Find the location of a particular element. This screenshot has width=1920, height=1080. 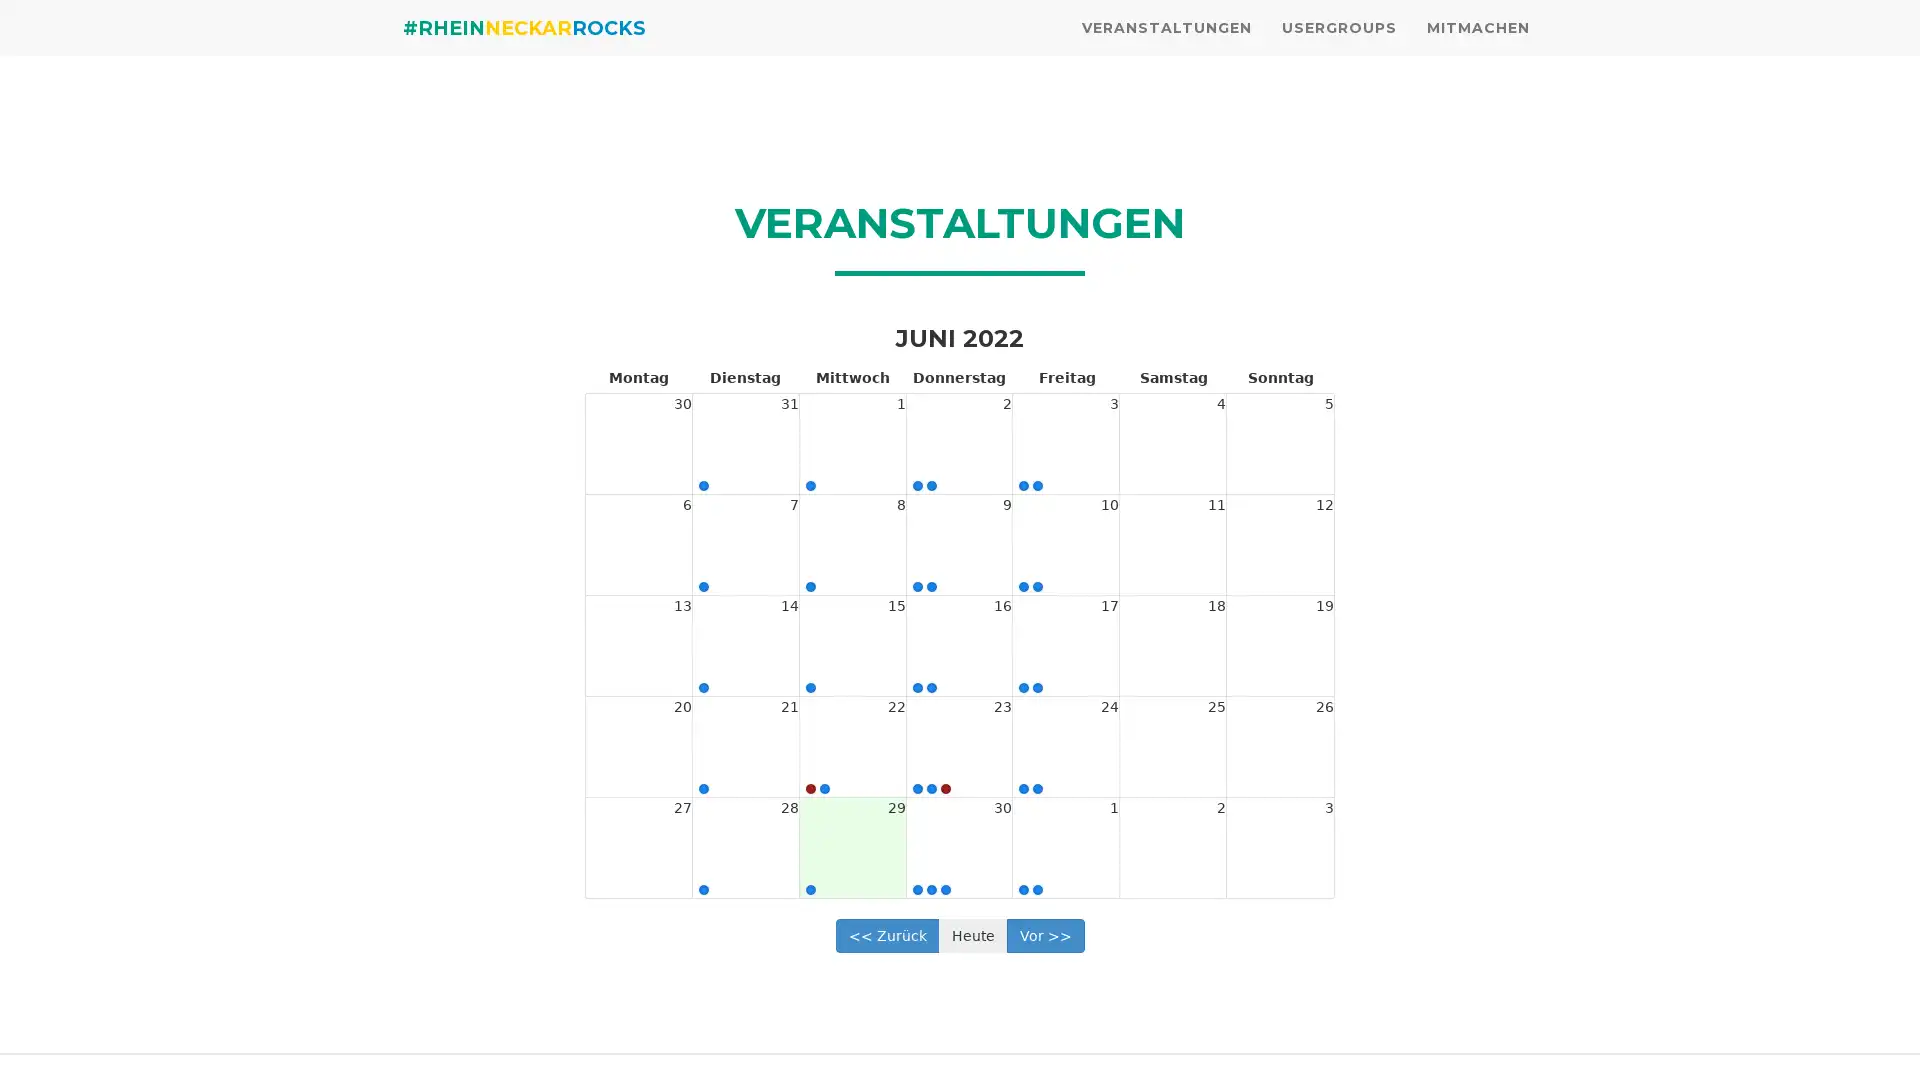

Vor >> is located at coordinates (1044, 934).